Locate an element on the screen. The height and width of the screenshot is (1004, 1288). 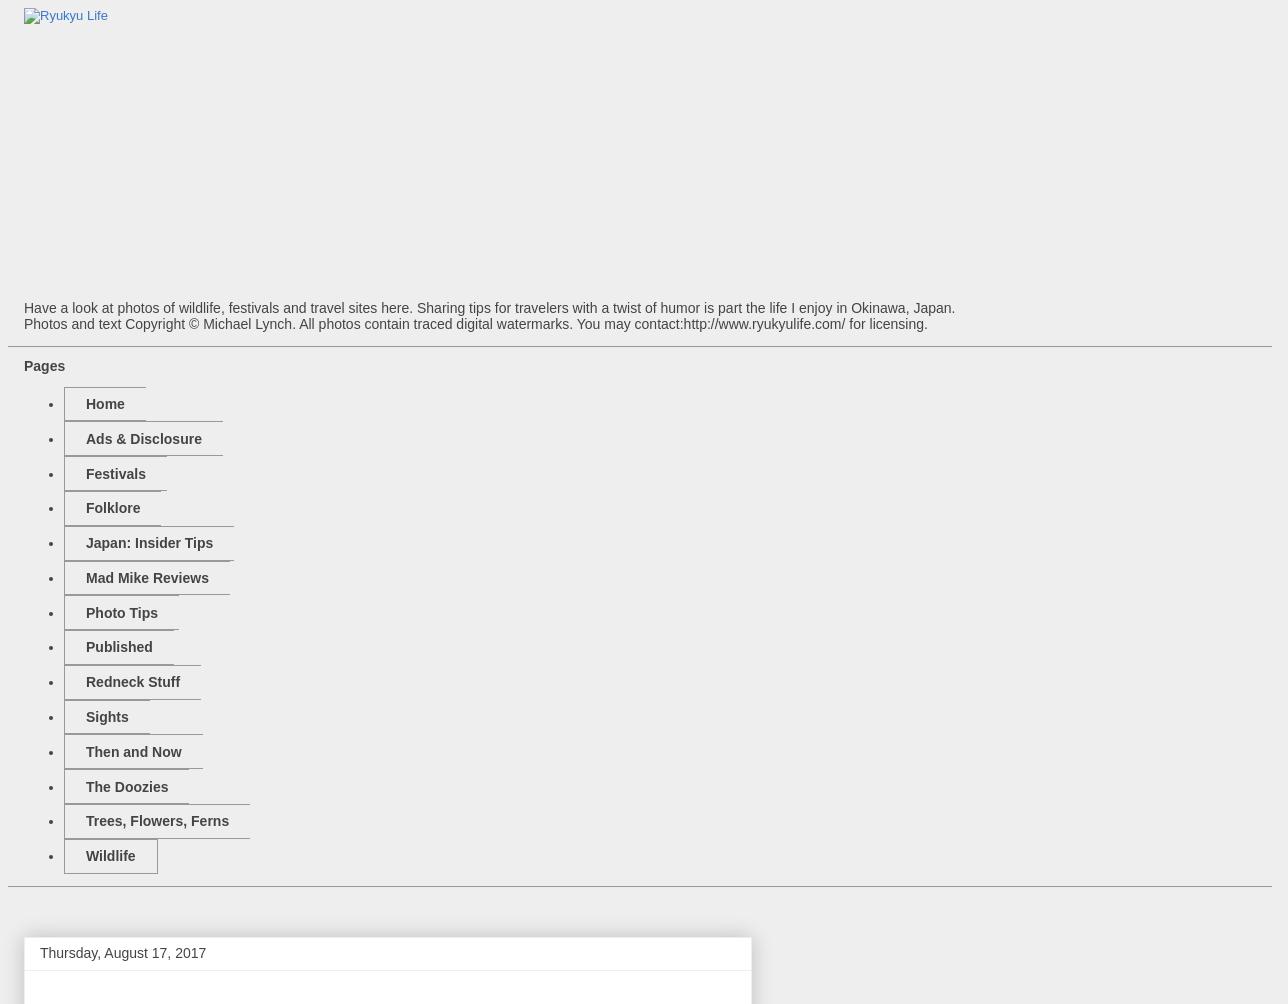
'Pages' is located at coordinates (44, 364).